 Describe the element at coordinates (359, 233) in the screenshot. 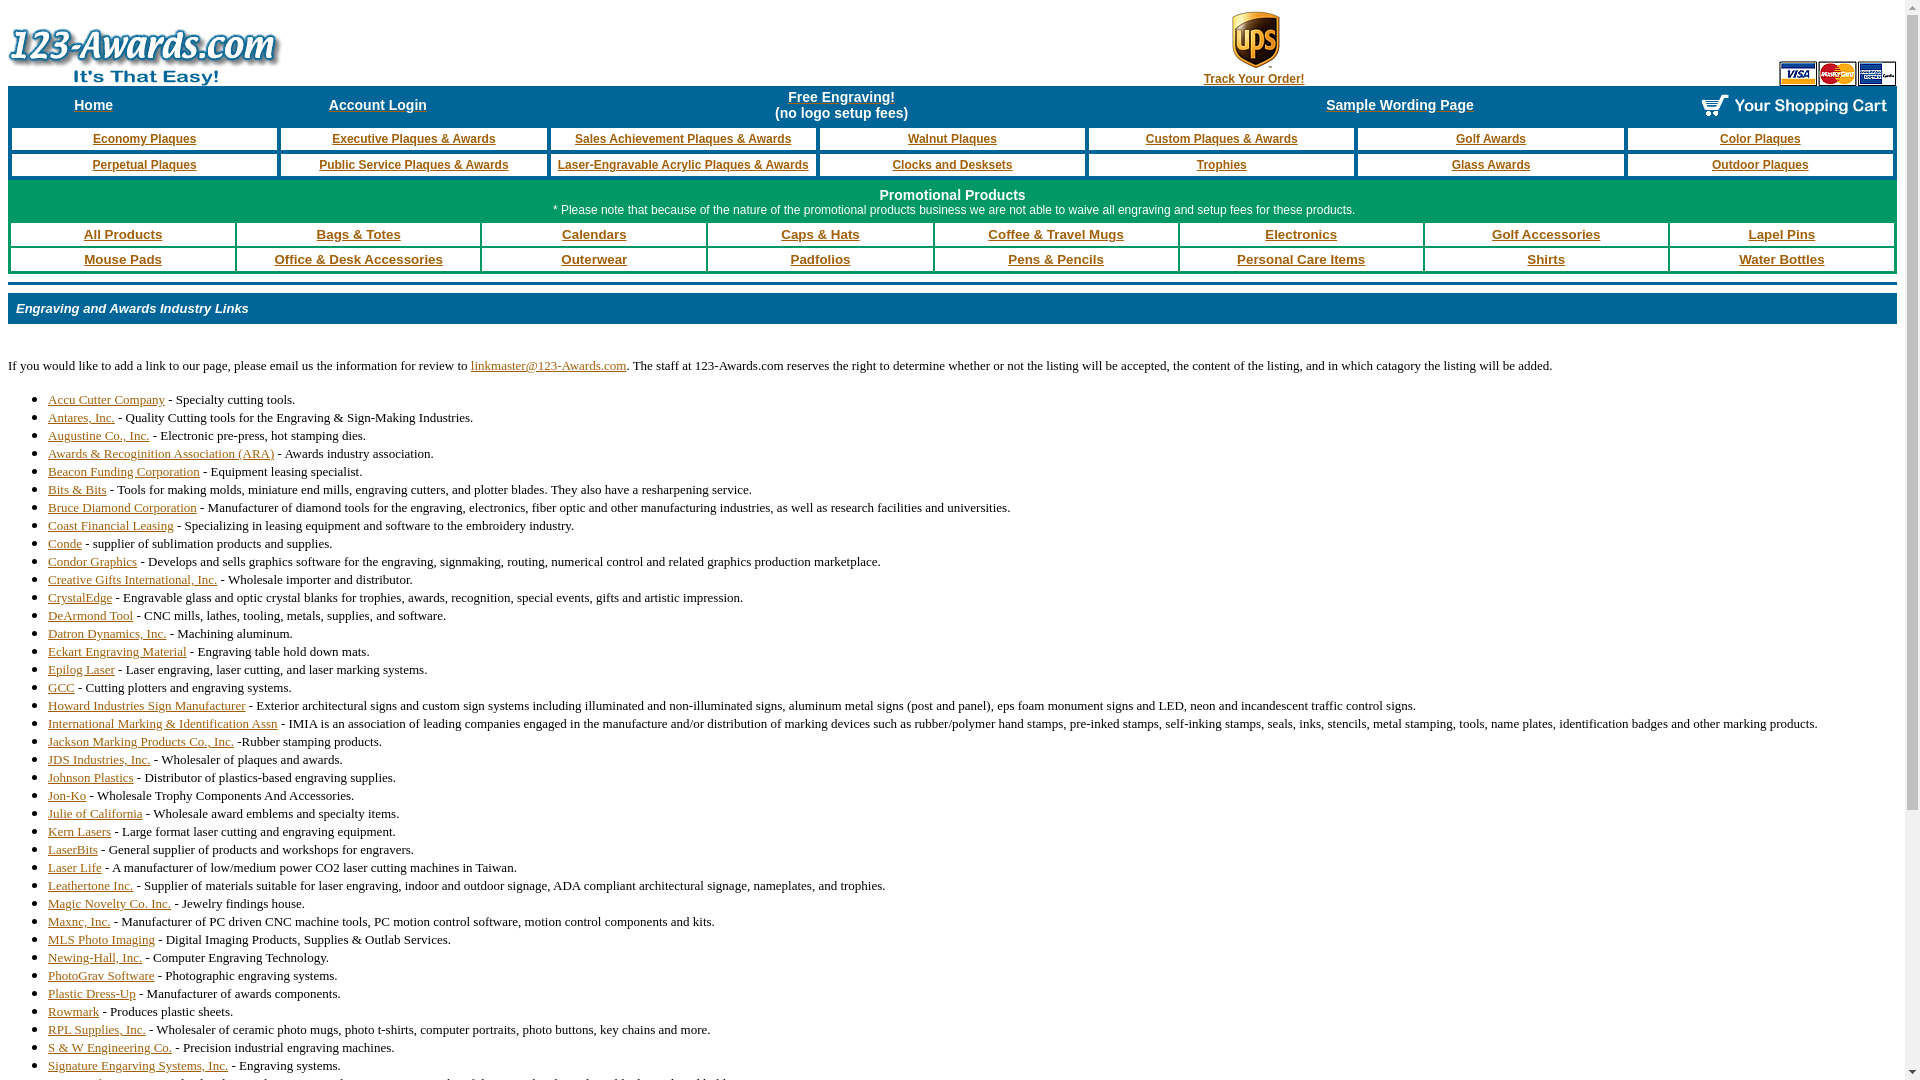

I see `'Bags & Totes'` at that location.